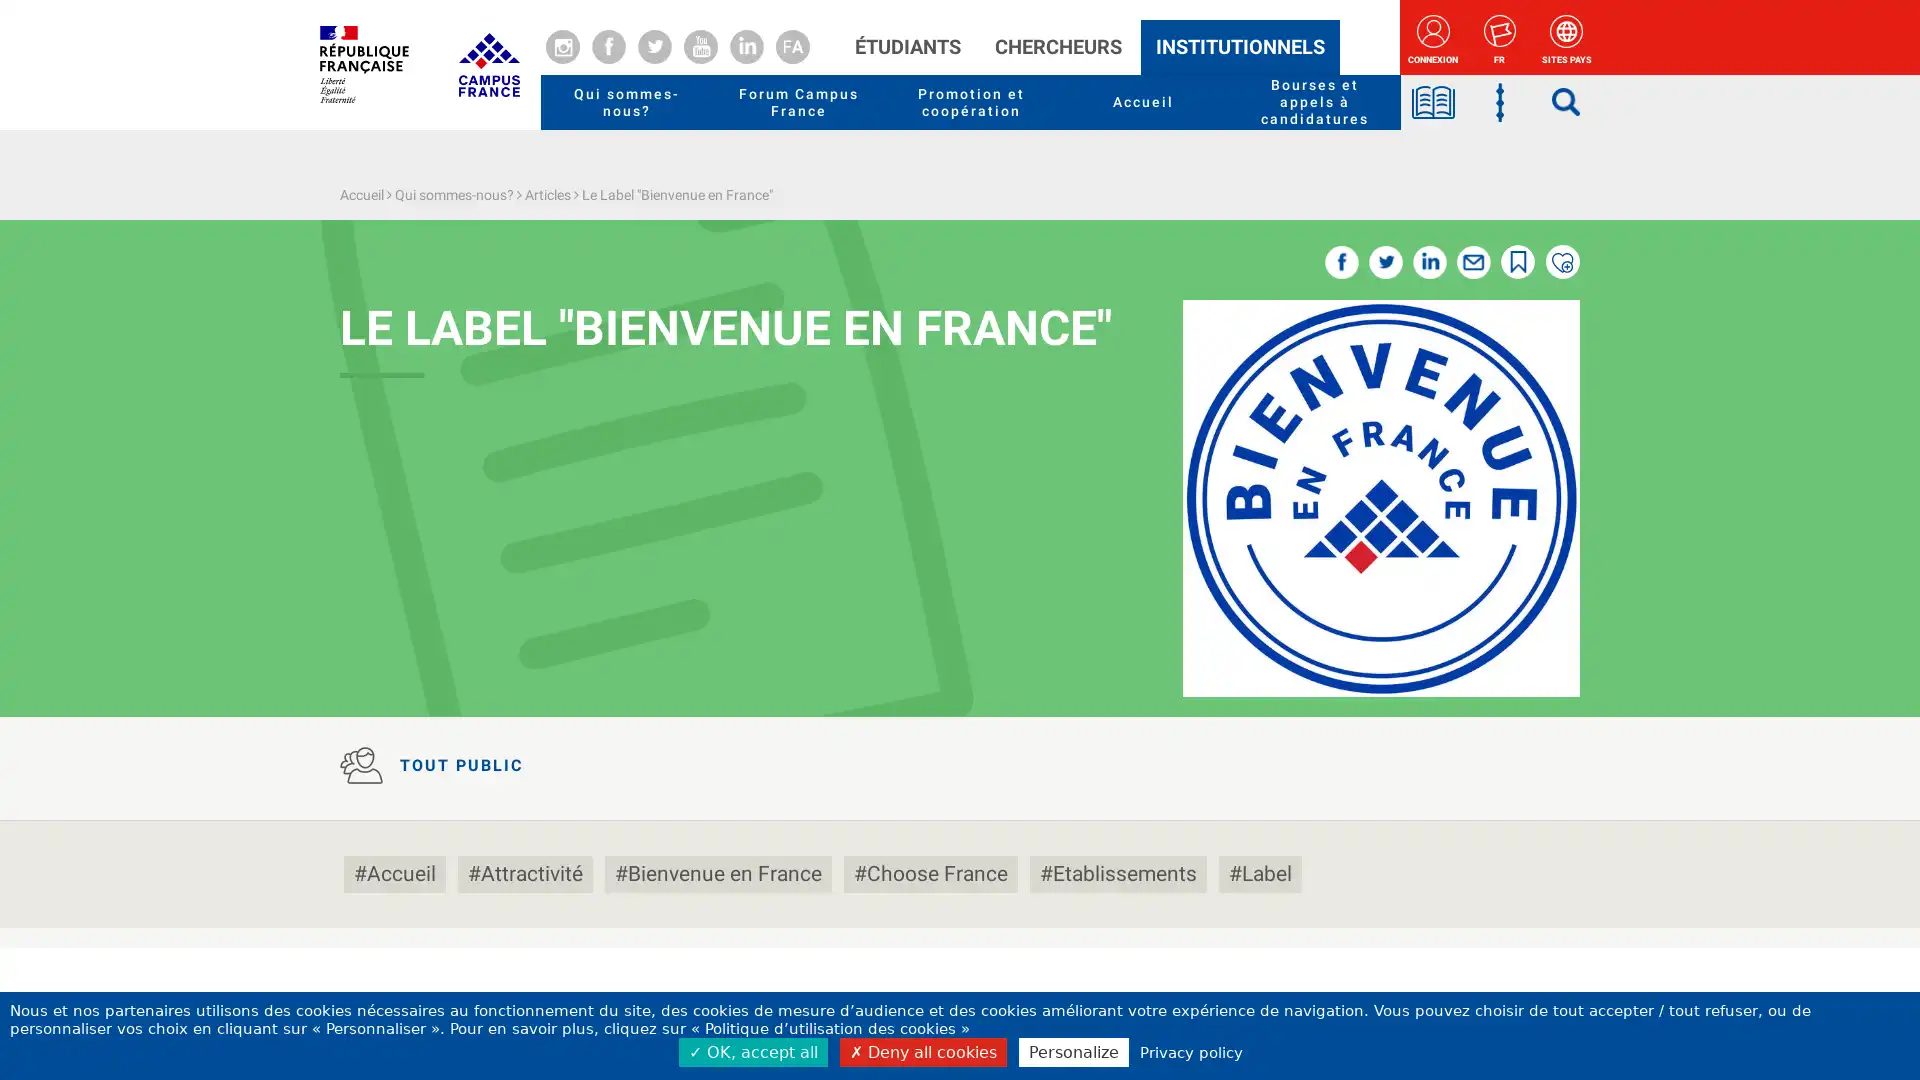 The width and height of the screenshot is (1920, 1080). What do you see at coordinates (1190, 1051) in the screenshot?
I see `Privacy policy` at bounding box center [1190, 1051].